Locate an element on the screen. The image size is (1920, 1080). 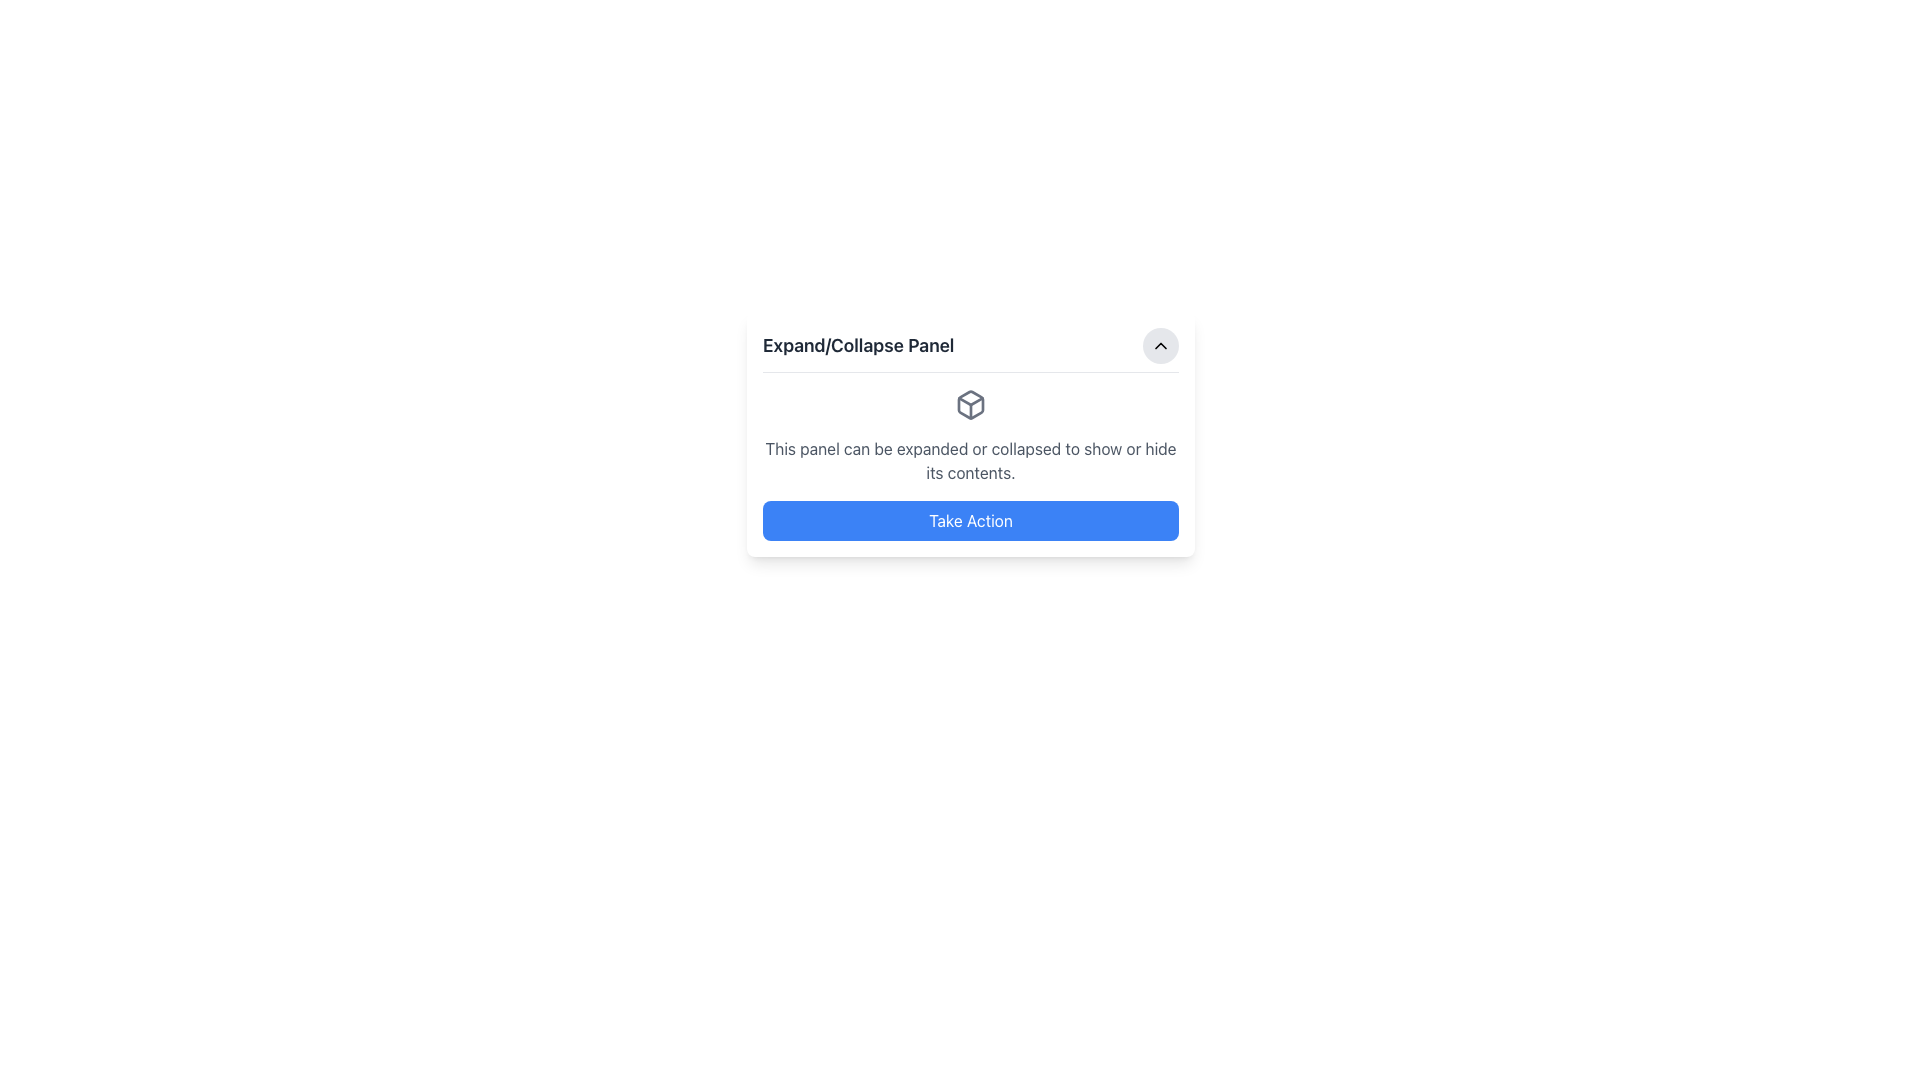
the circular toggle button with a light gray background and a chevron-up icon located in the upper right corner of the 'Expand/Collapse Panel' section is located at coordinates (1161, 345).